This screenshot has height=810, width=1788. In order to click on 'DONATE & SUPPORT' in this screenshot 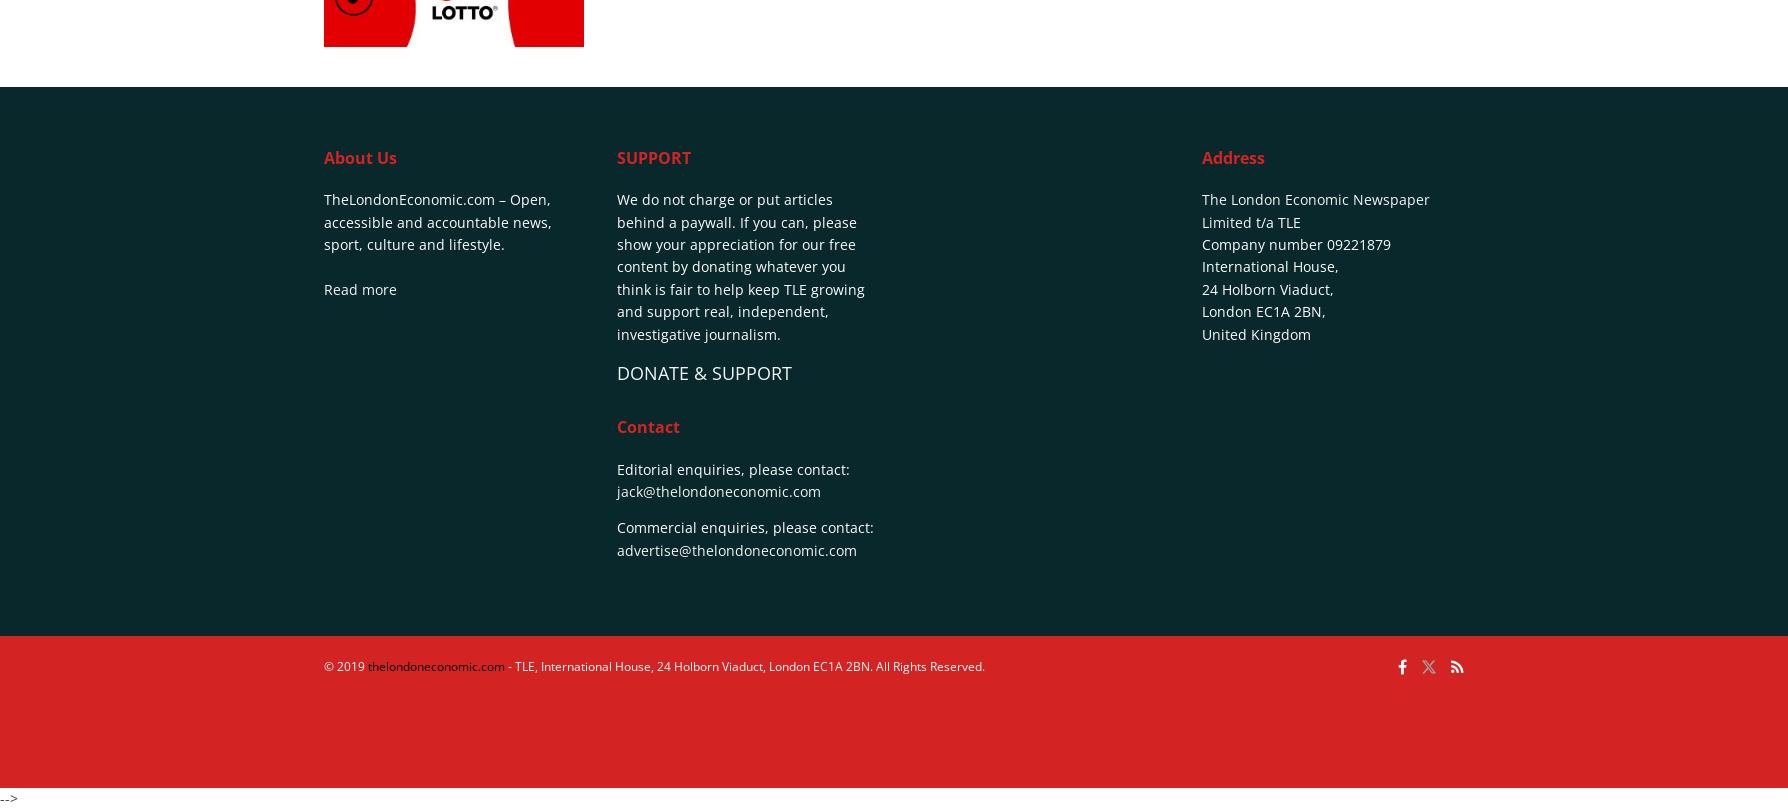, I will do `click(615, 371)`.